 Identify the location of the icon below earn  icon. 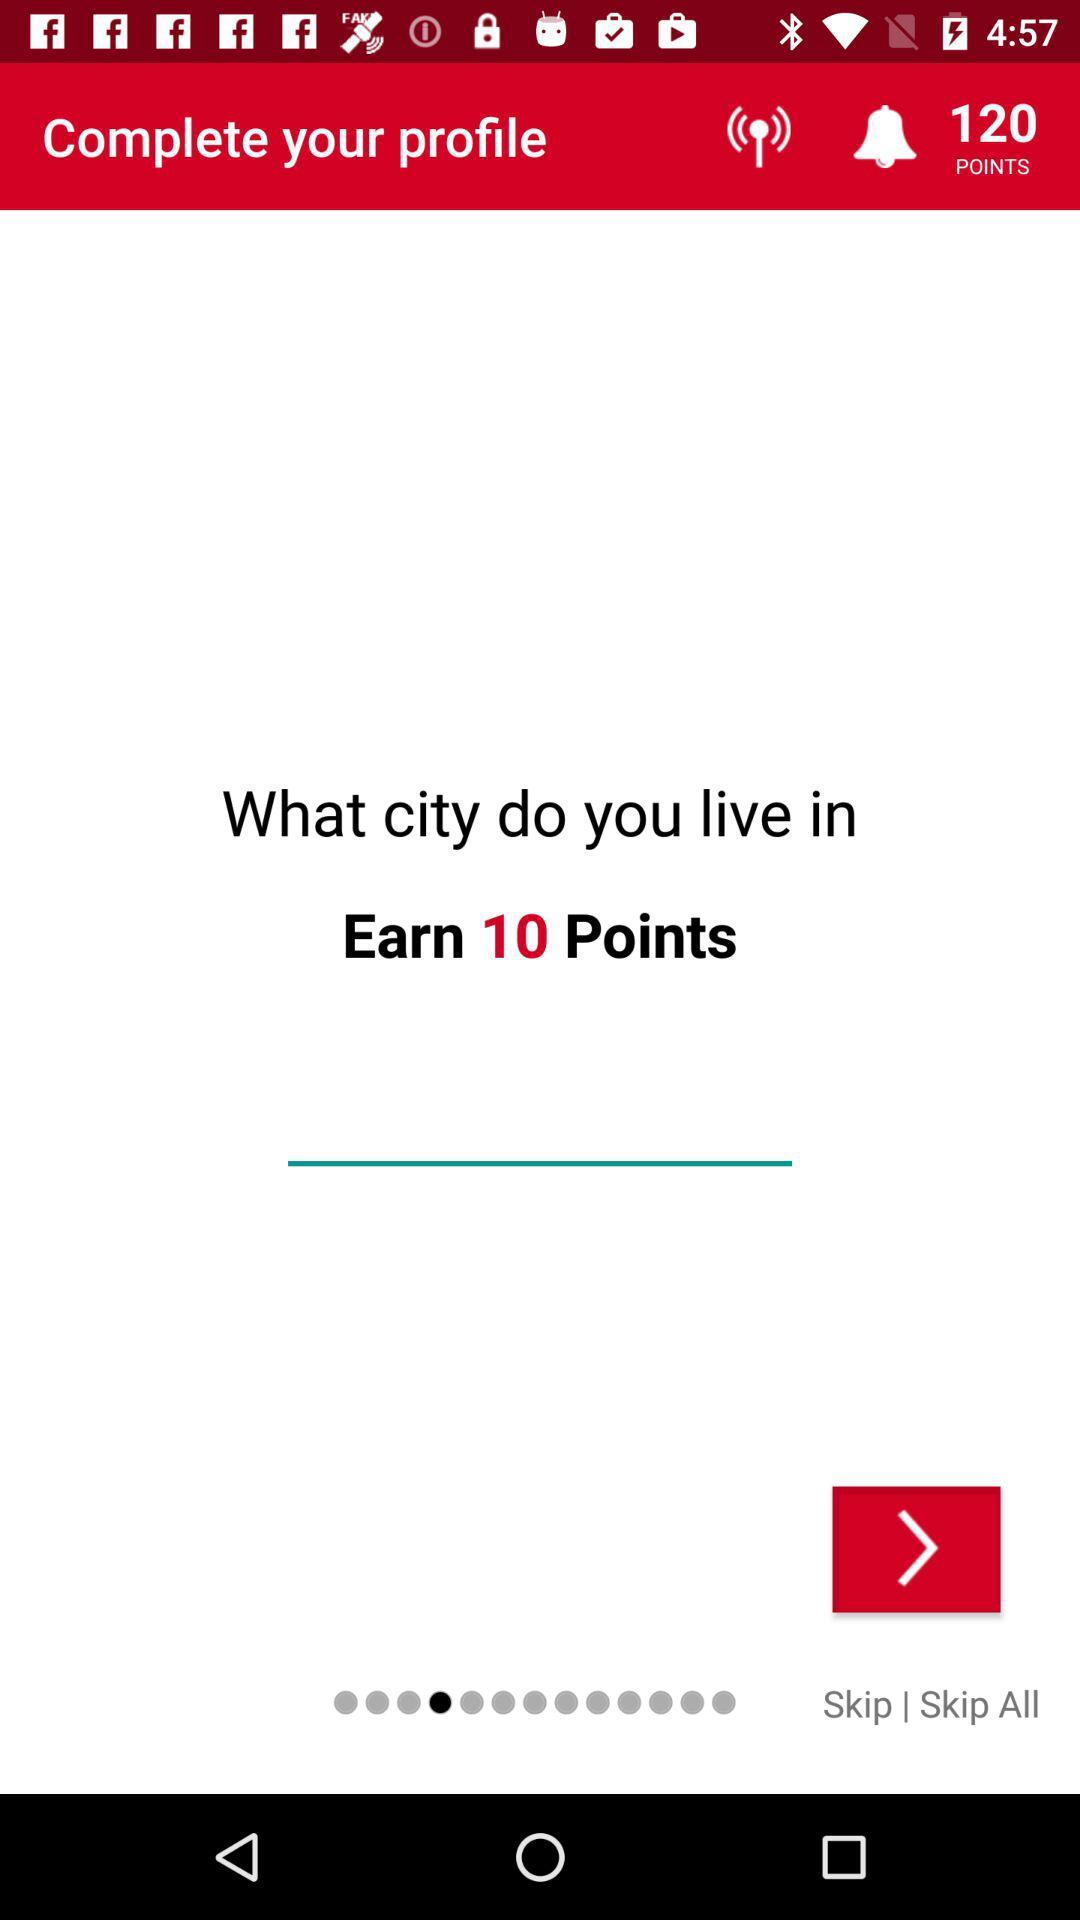
(540, 1131).